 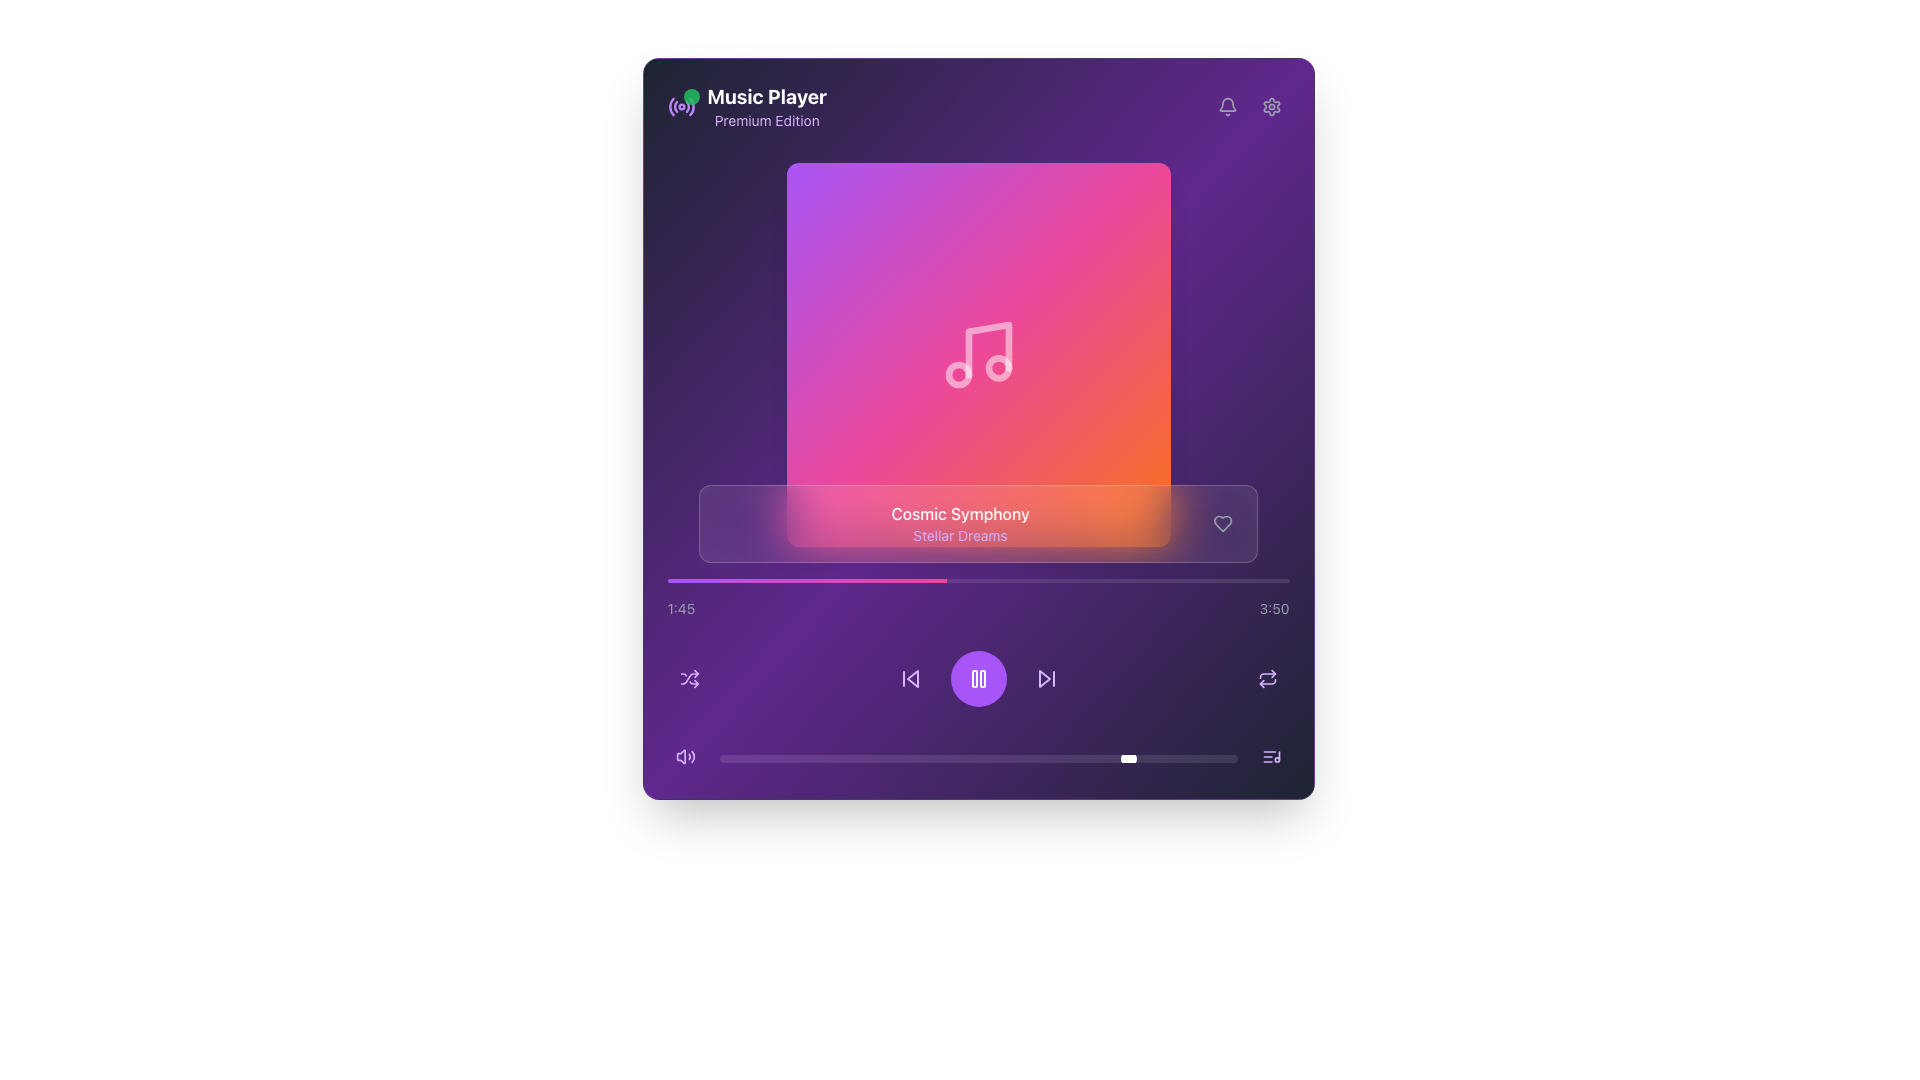 What do you see at coordinates (978, 677) in the screenshot?
I see `the rounded purple button with a white pause symbol at the bottom center of the music player interface` at bounding box center [978, 677].